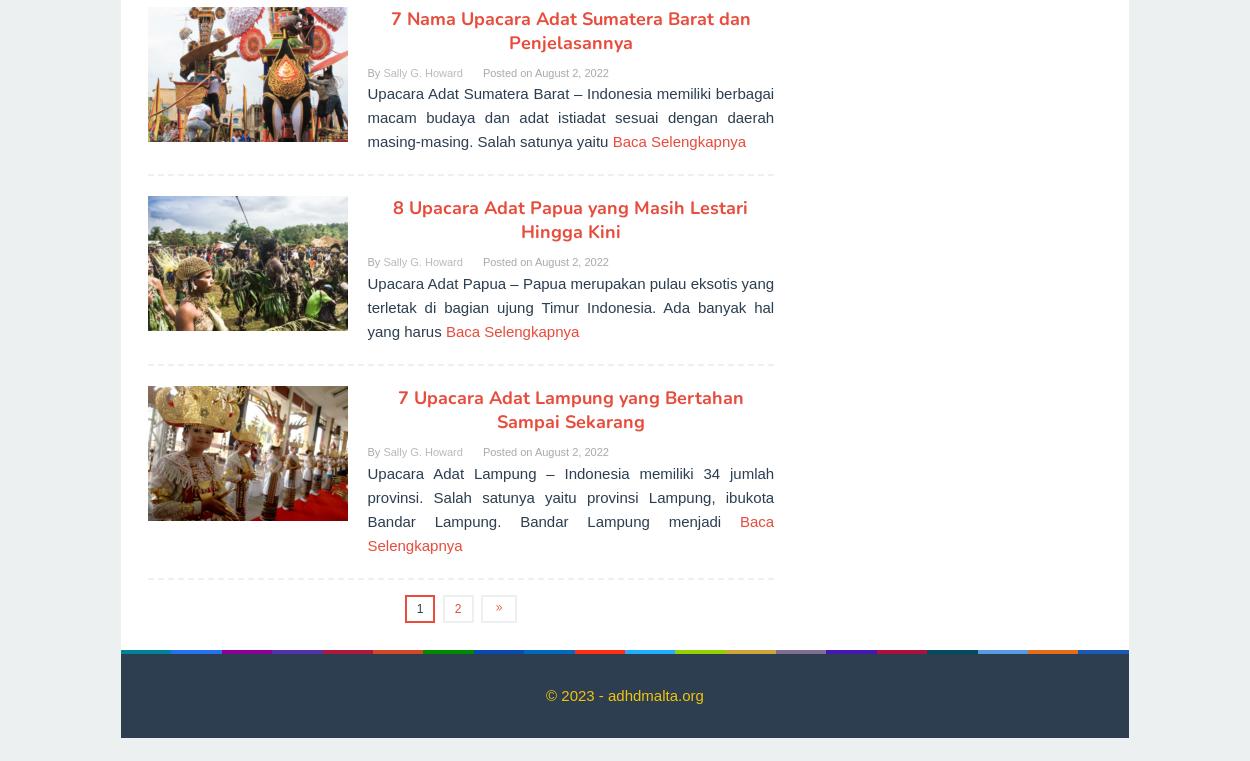 This screenshot has height=761, width=1250. I want to click on 'Upacara Adat Lampung – Indonesia memiliki 34 jumlah provinsi. Salah satunya yaitu provinsi Lampung, ibukota Bandar Lampung. Bandar Lampung menjadi', so click(569, 495).